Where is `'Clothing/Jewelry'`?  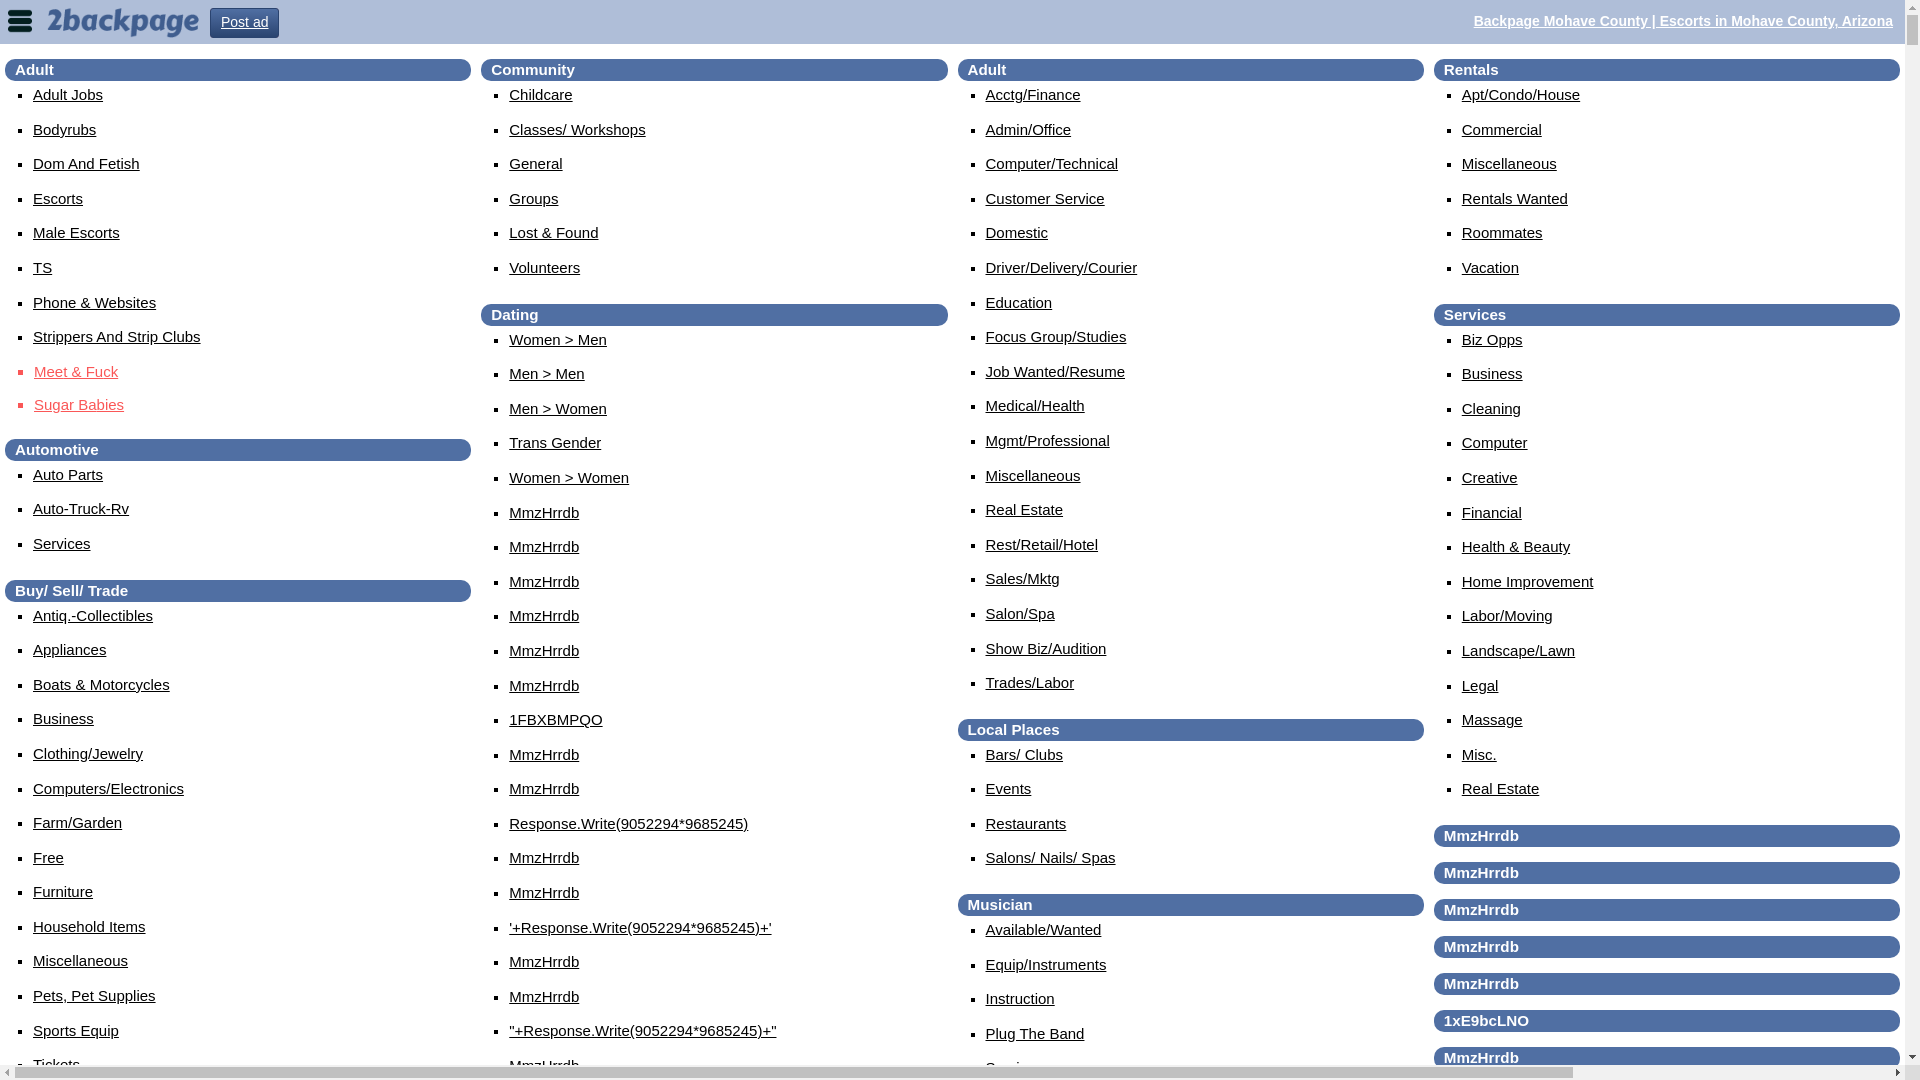
'Clothing/Jewelry' is located at coordinates (33, 753).